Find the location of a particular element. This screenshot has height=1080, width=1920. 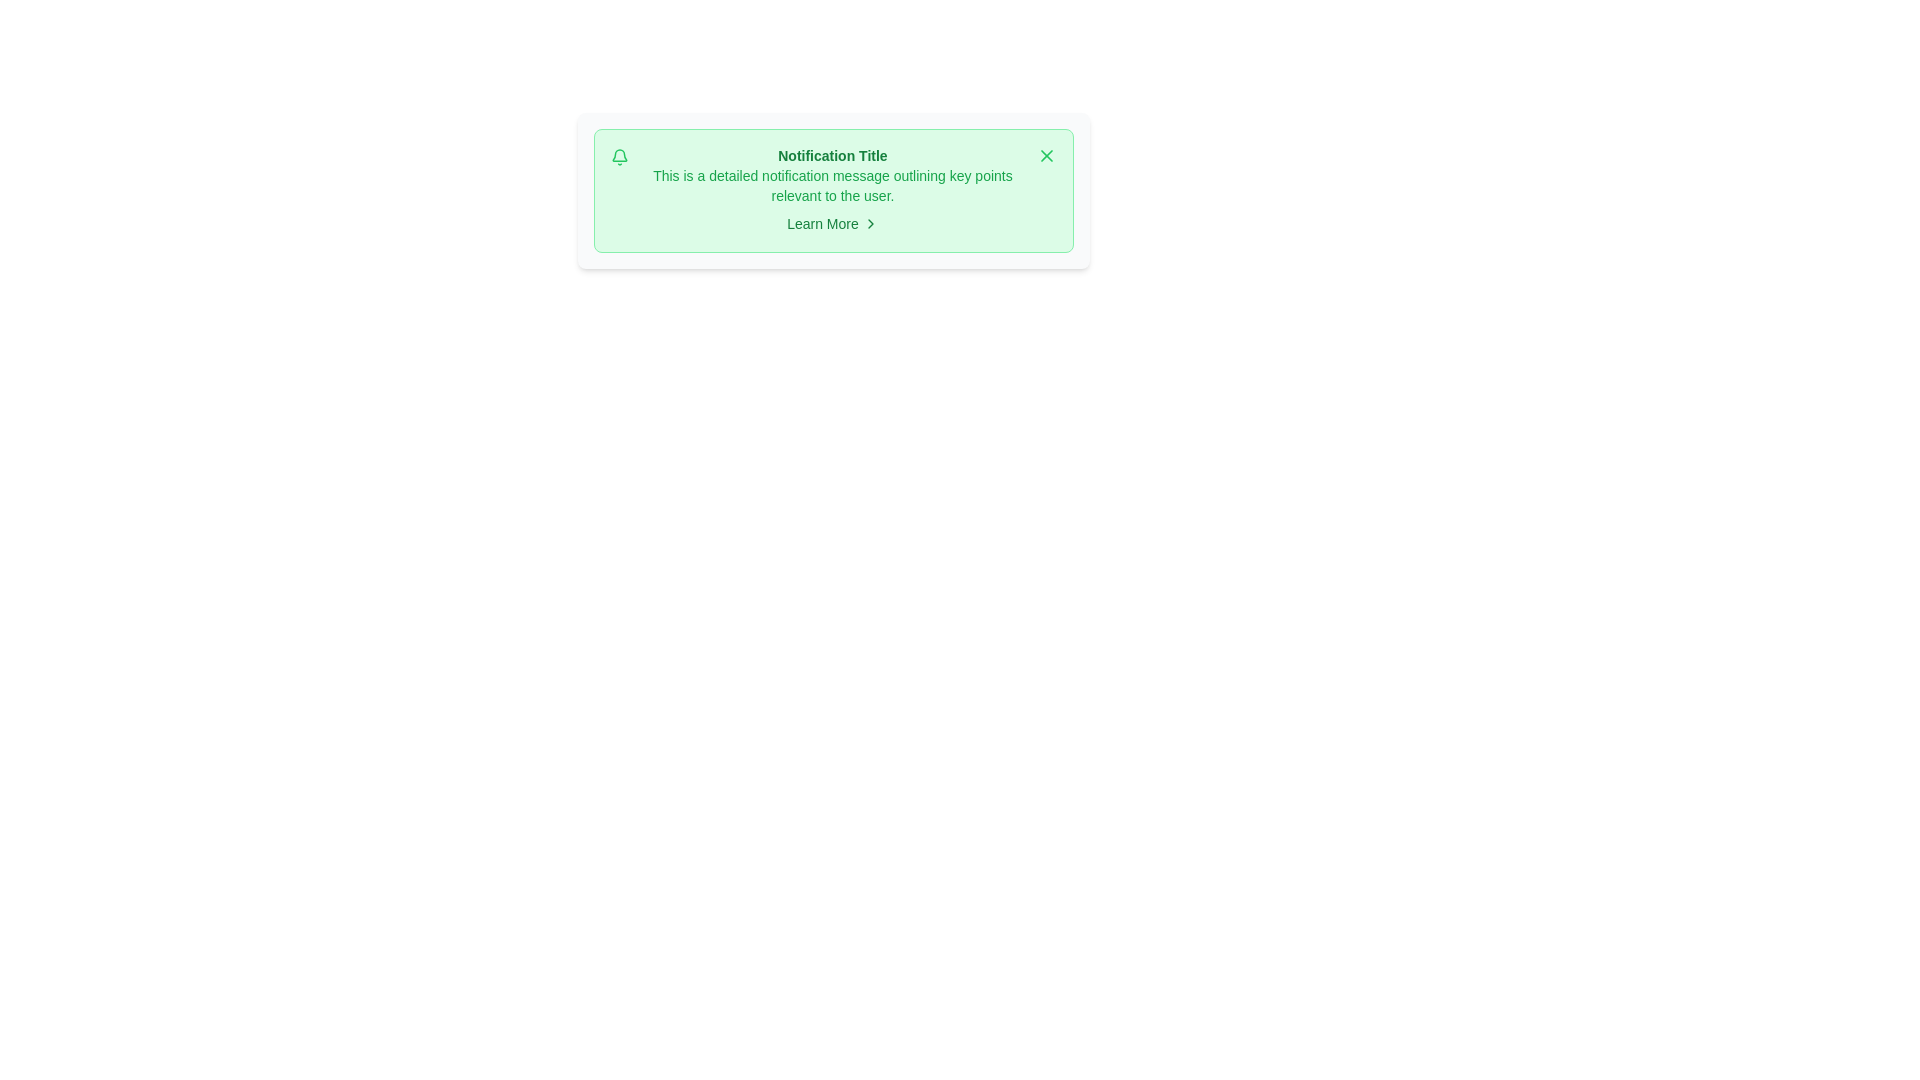

the 'Learn More' button to open more information is located at coordinates (832, 223).